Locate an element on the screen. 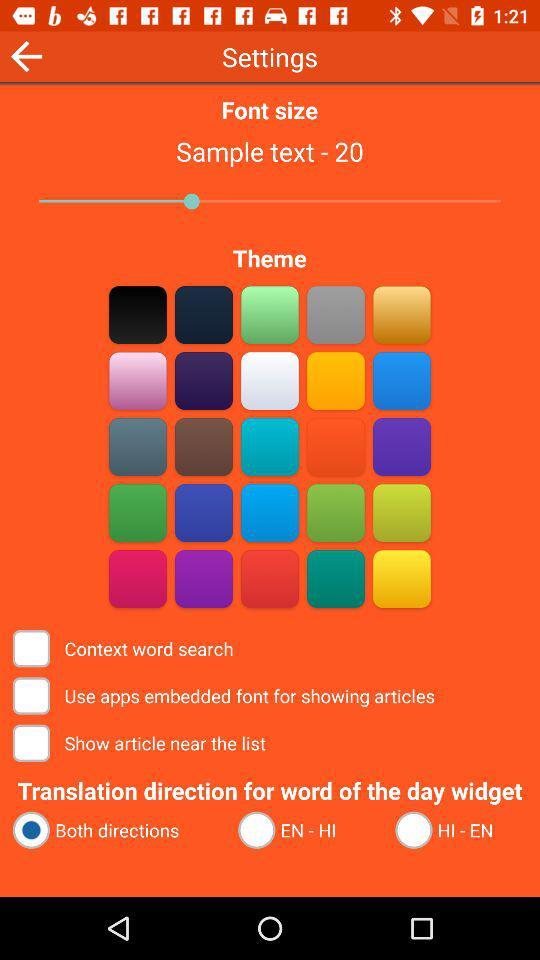  brown is located at coordinates (203, 446).